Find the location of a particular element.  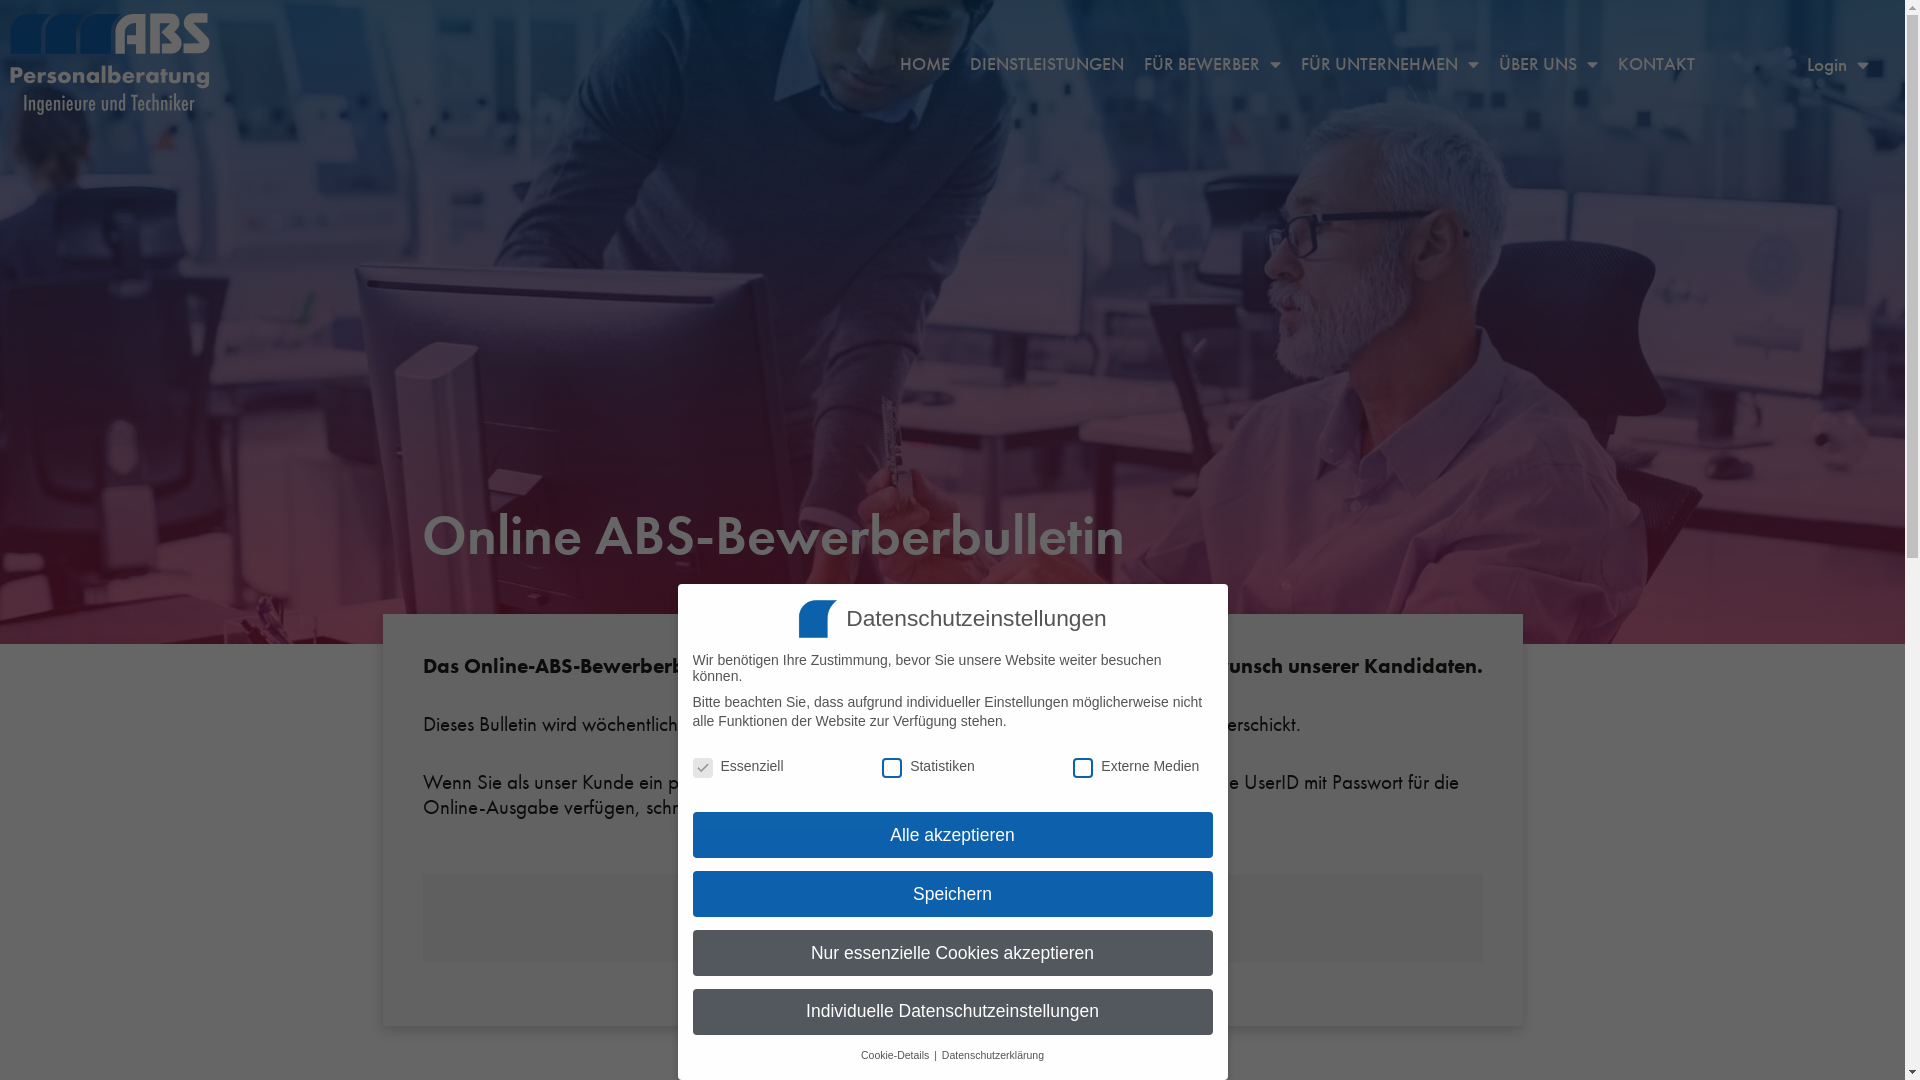

'KONTAKT' is located at coordinates (1656, 63).